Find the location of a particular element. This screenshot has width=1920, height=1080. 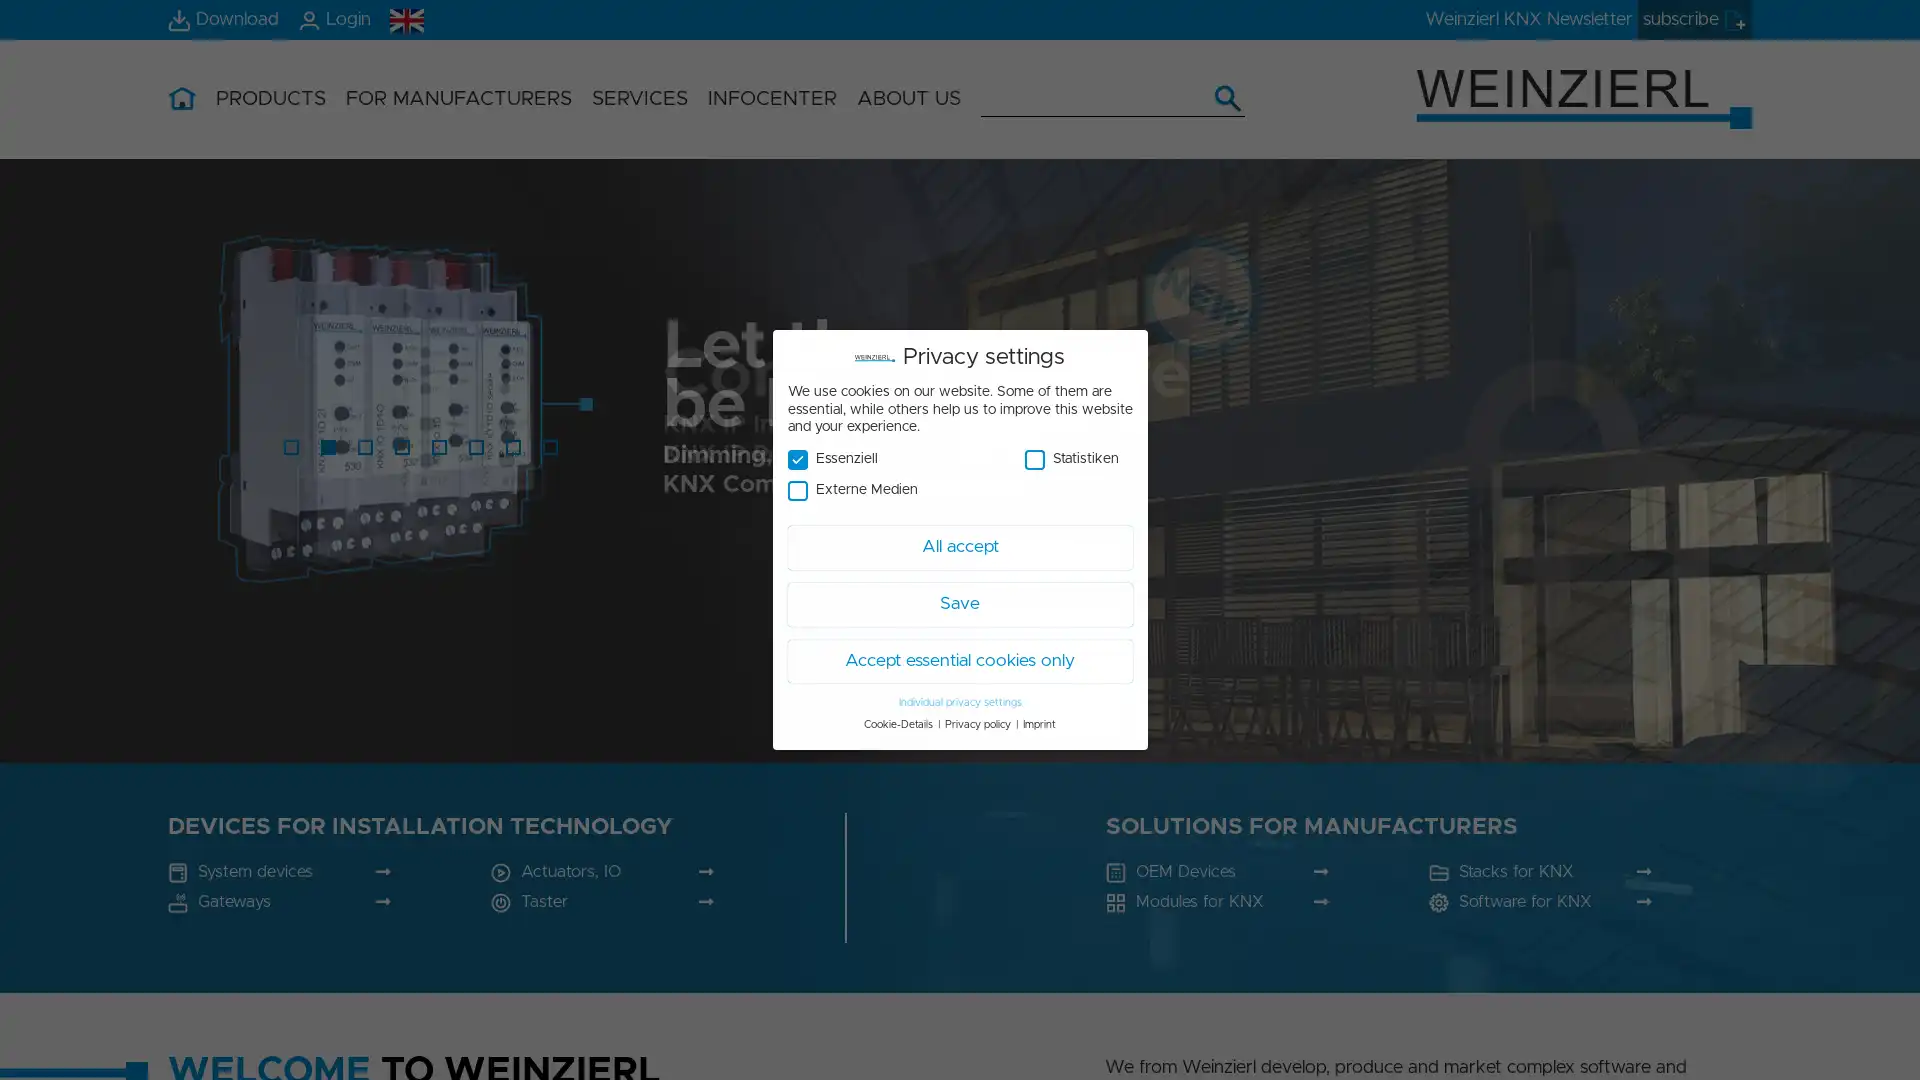

Save is located at coordinates (881, 926).